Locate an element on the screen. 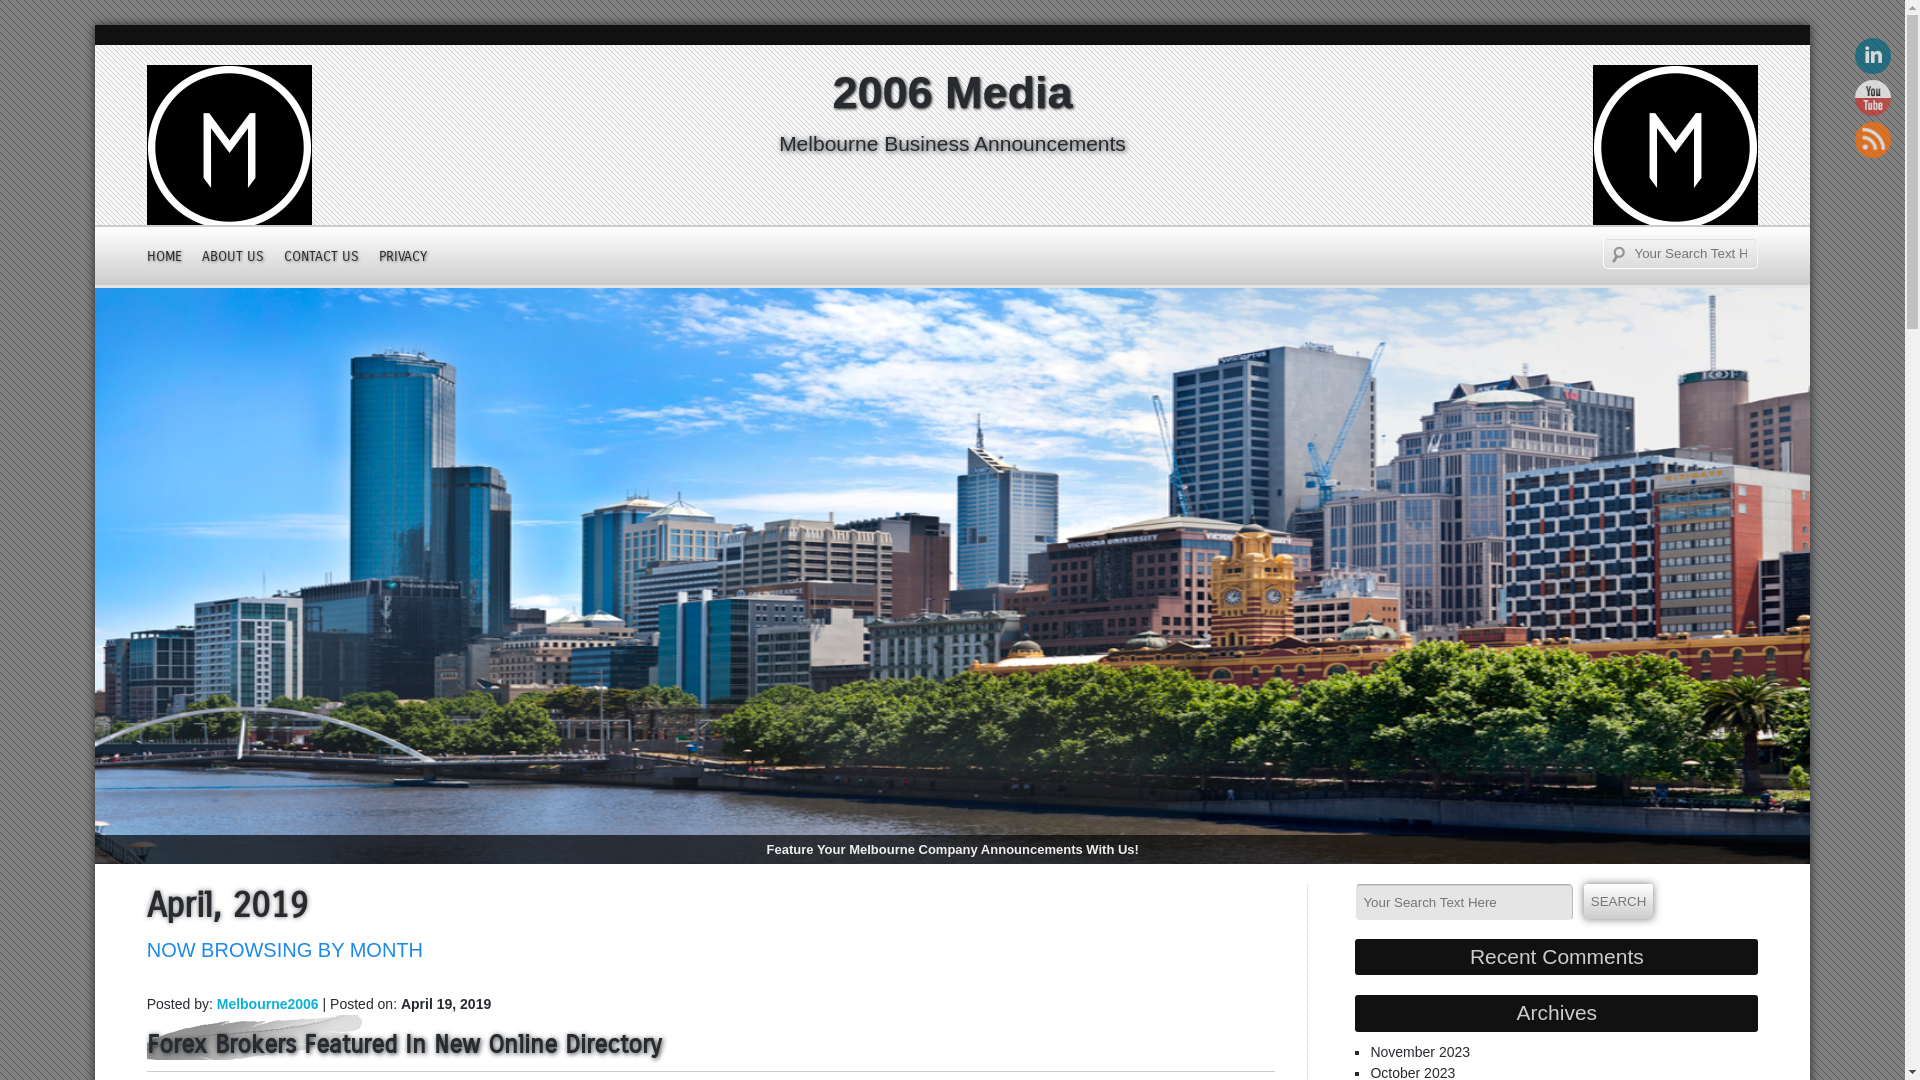 This screenshot has width=1920, height=1080. 'November 2023' is located at coordinates (1419, 1051).